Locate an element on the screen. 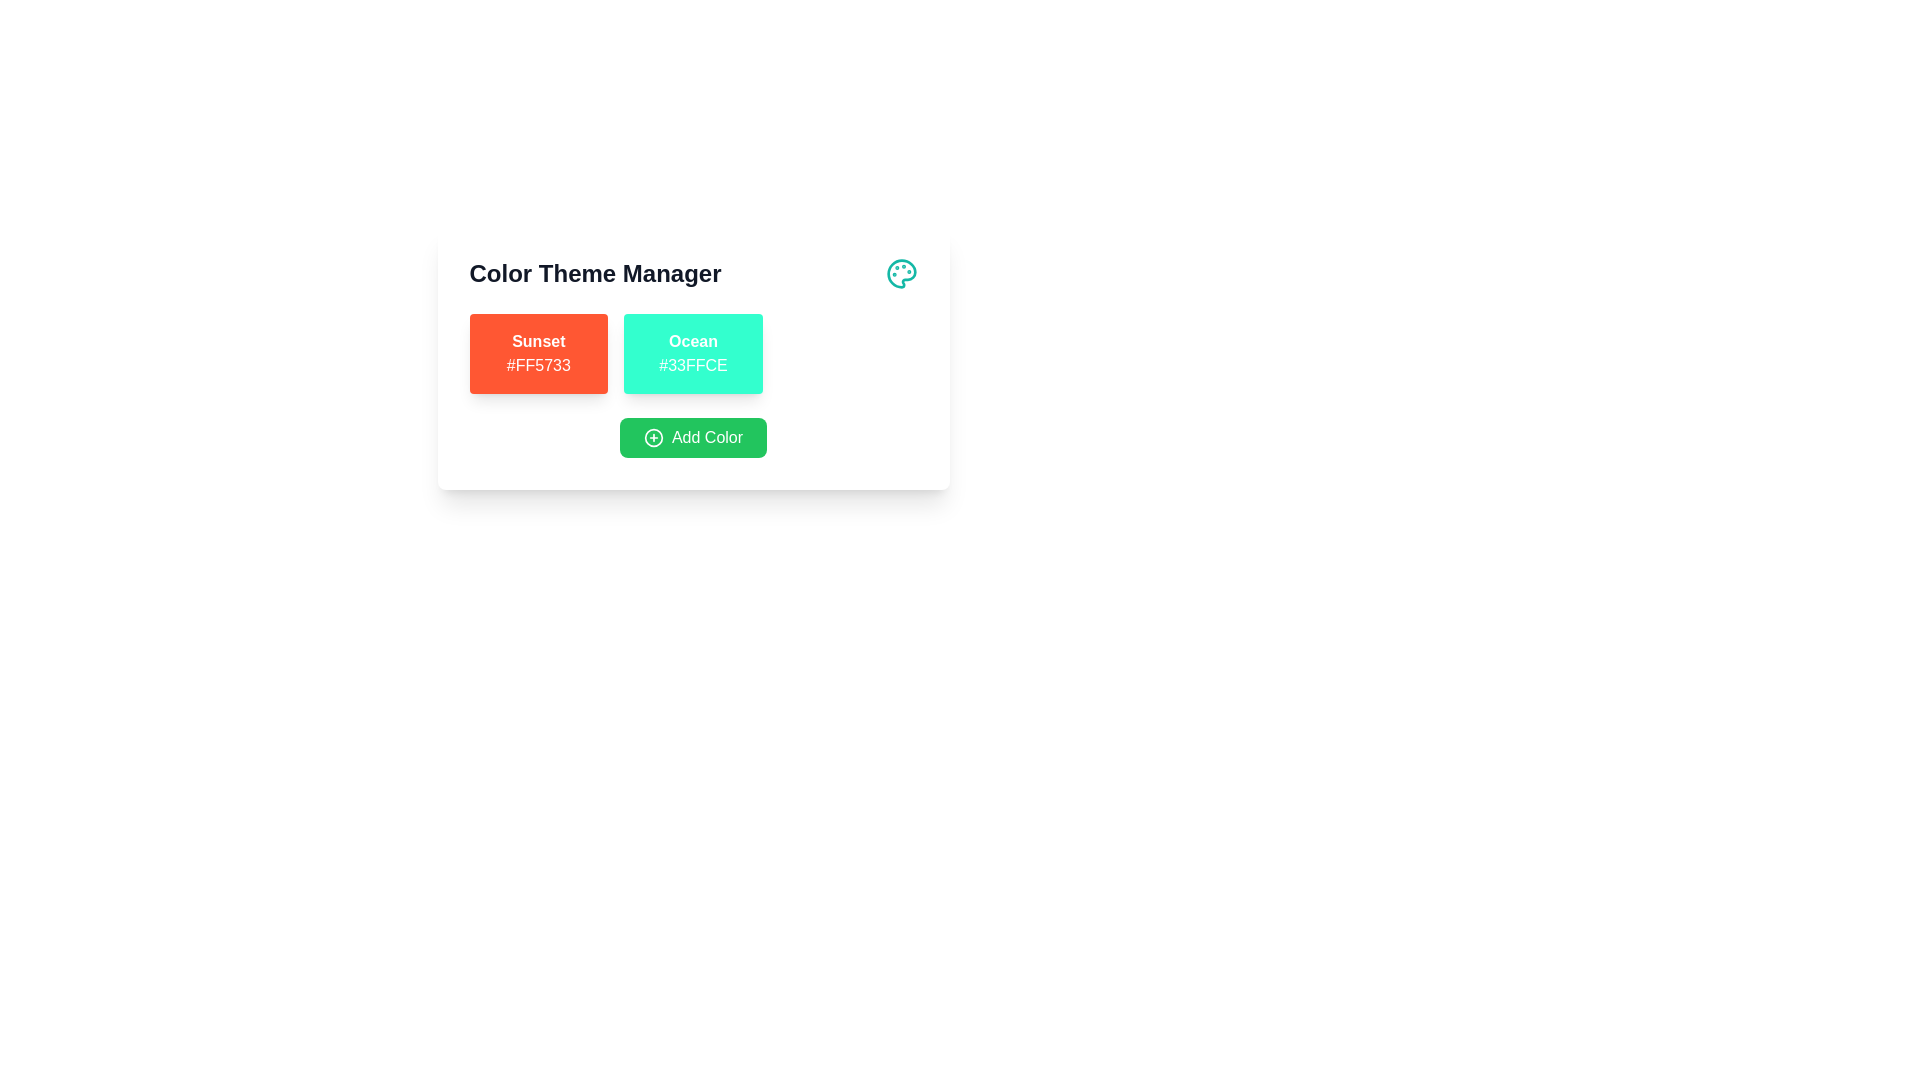  the addition icon located on the left side of the 'Add Color' green button is located at coordinates (653, 437).